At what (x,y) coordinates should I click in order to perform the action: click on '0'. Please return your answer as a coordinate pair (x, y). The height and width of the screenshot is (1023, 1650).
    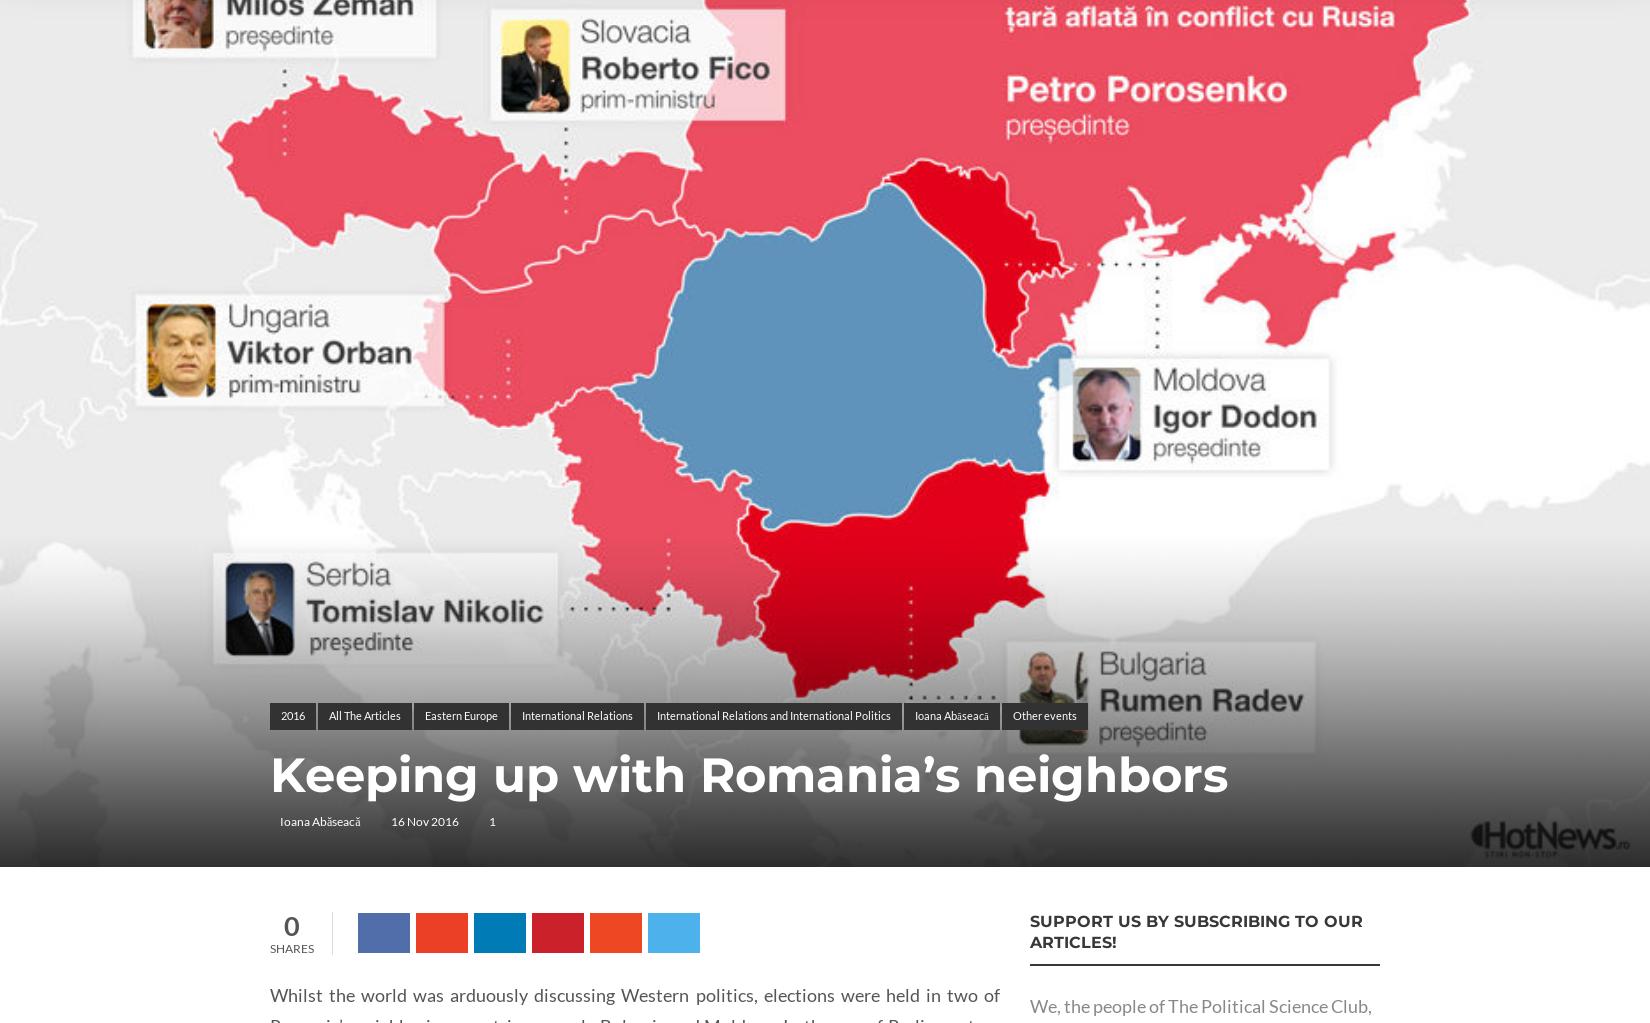
    Looking at the image, I should click on (292, 924).